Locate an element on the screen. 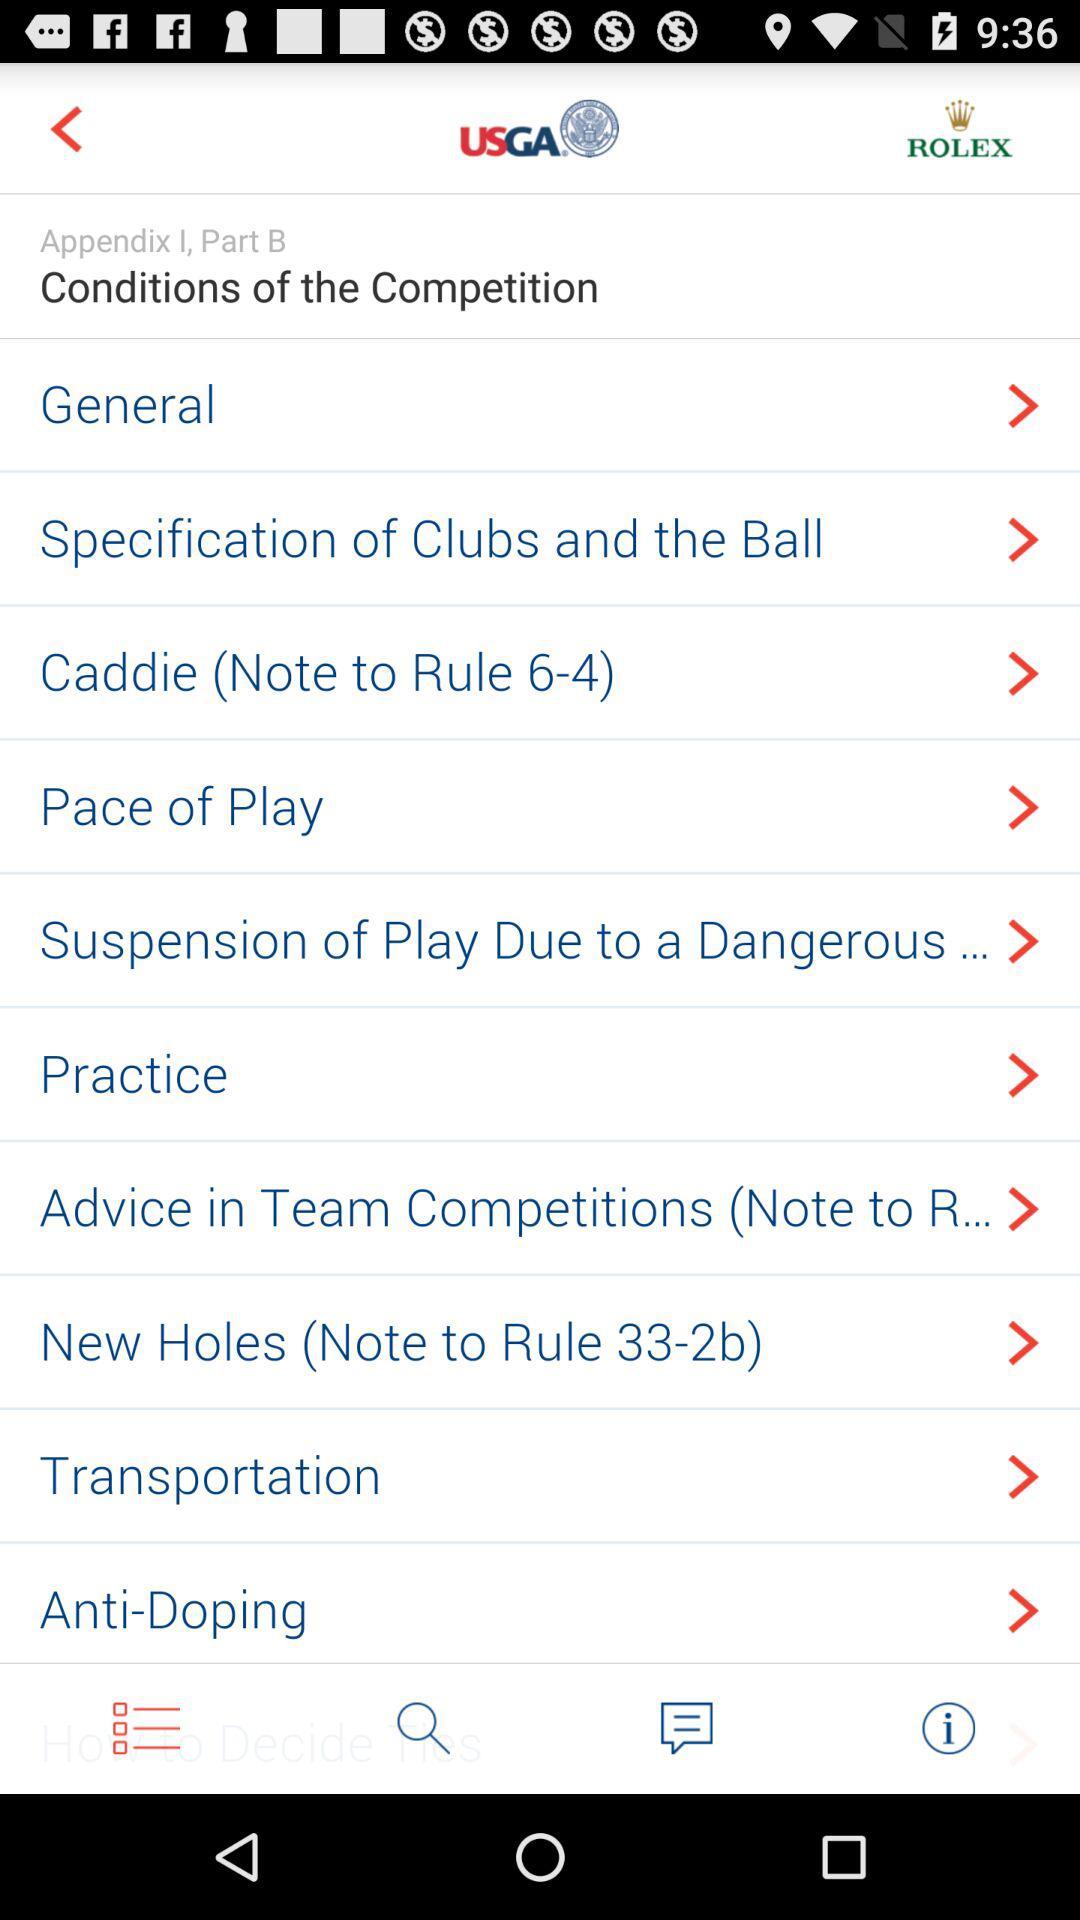 The image size is (1080, 1920). the list icon is located at coordinates (145, 1848).